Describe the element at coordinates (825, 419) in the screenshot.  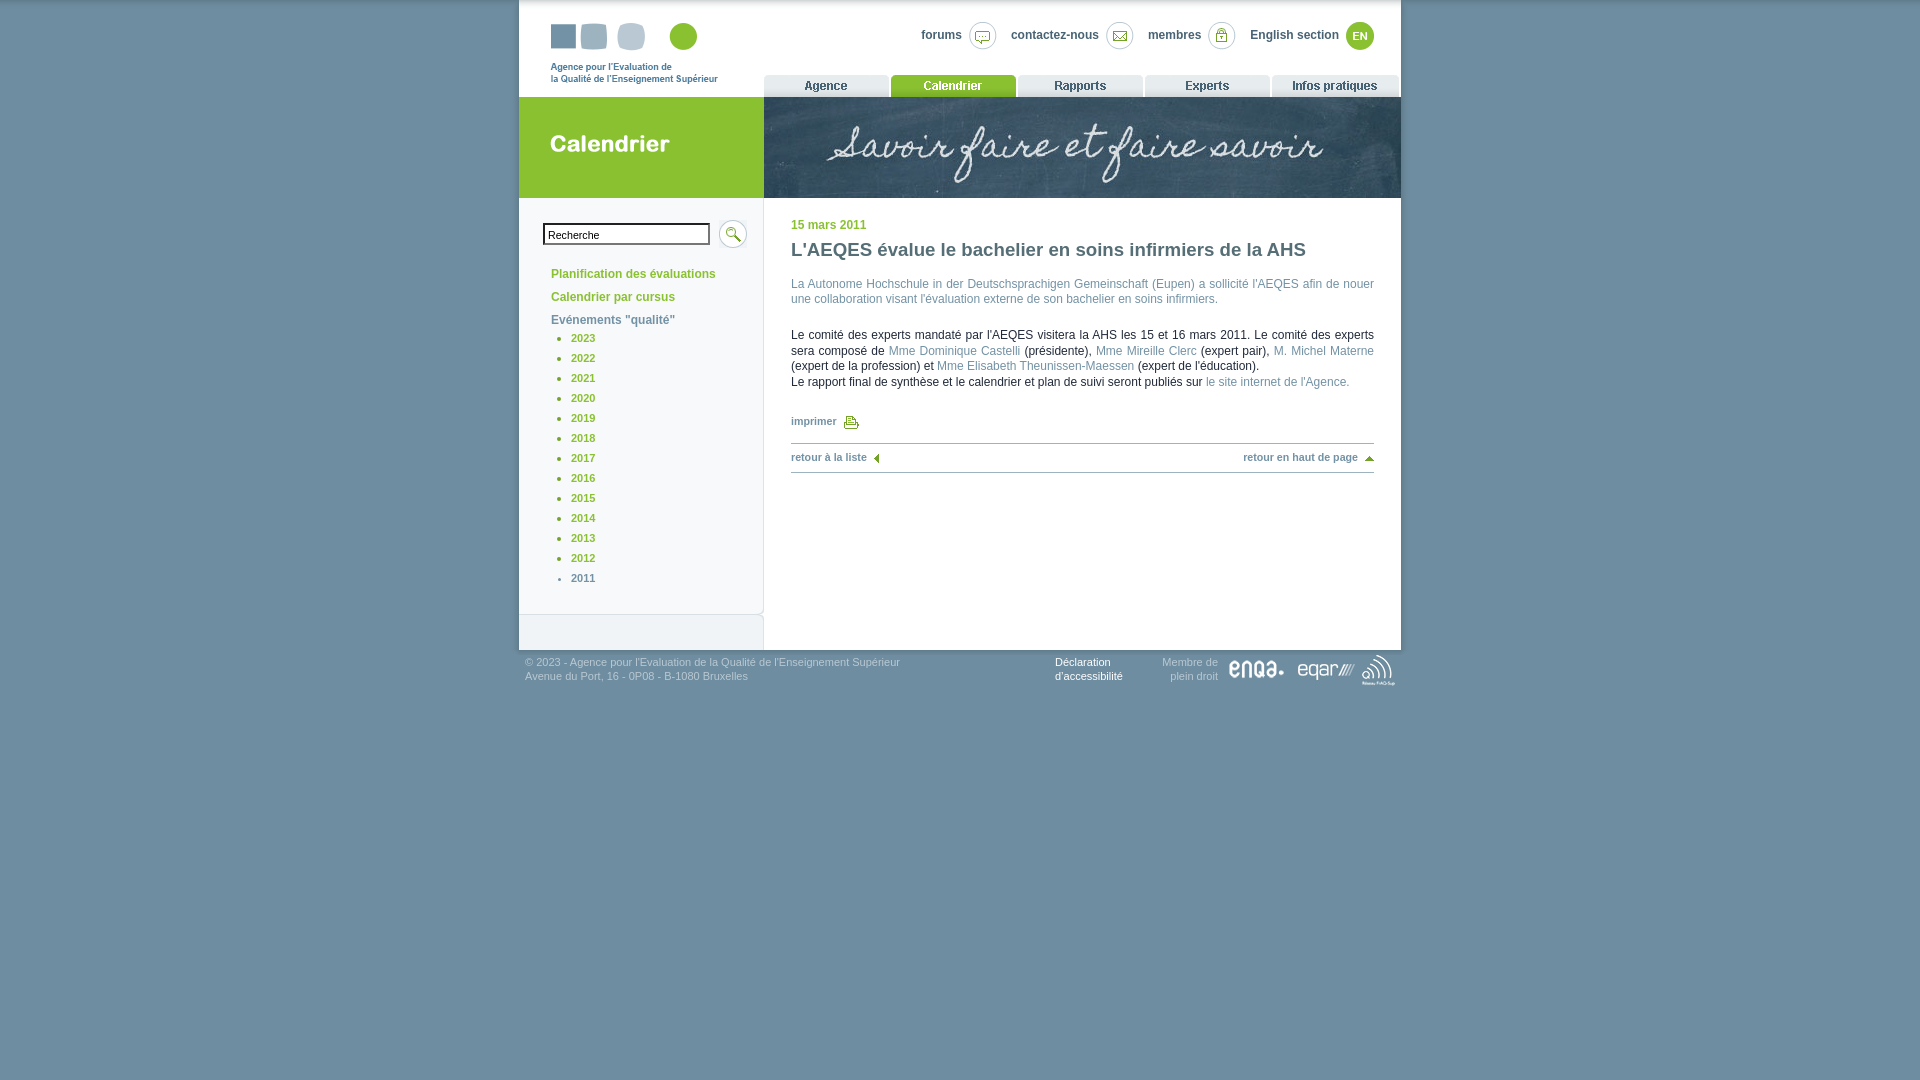
I see `'imprimer'` at that location.